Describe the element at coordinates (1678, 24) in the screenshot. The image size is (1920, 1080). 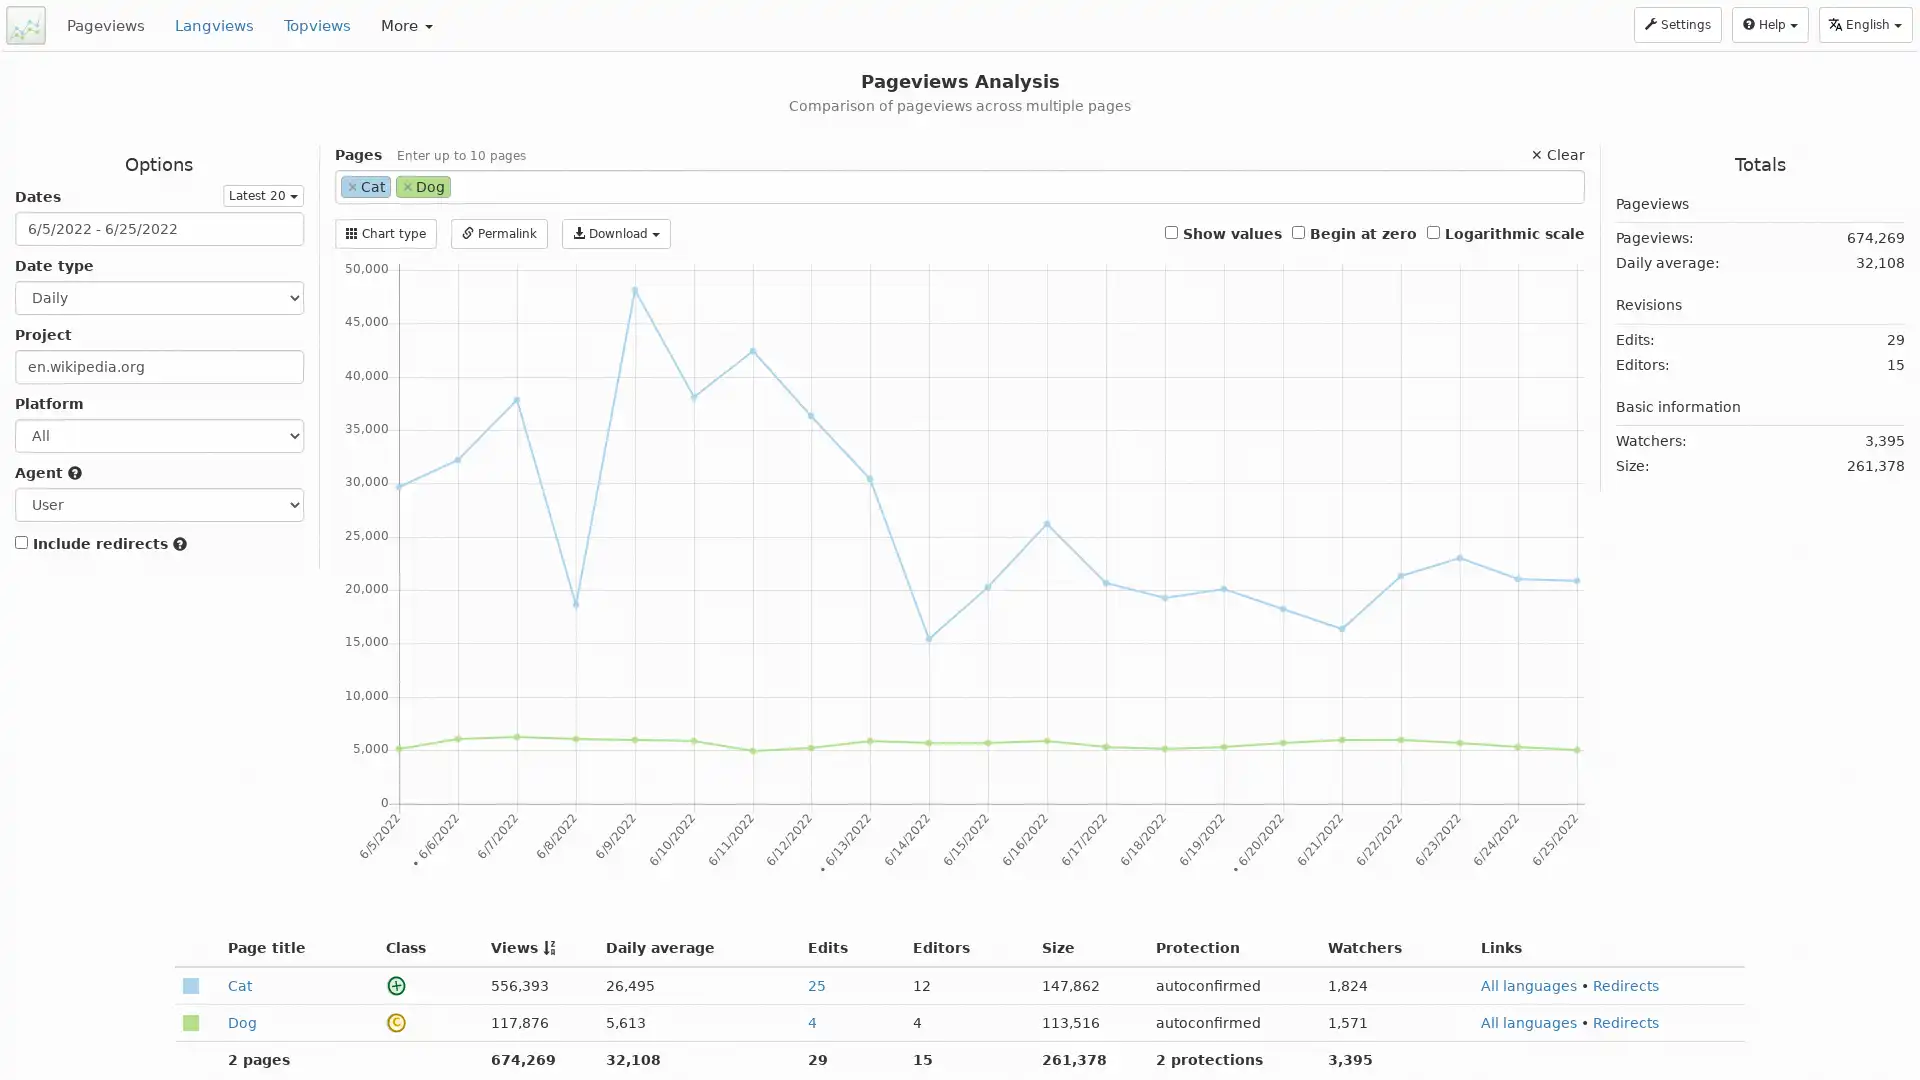
I see `Settings` at that location.